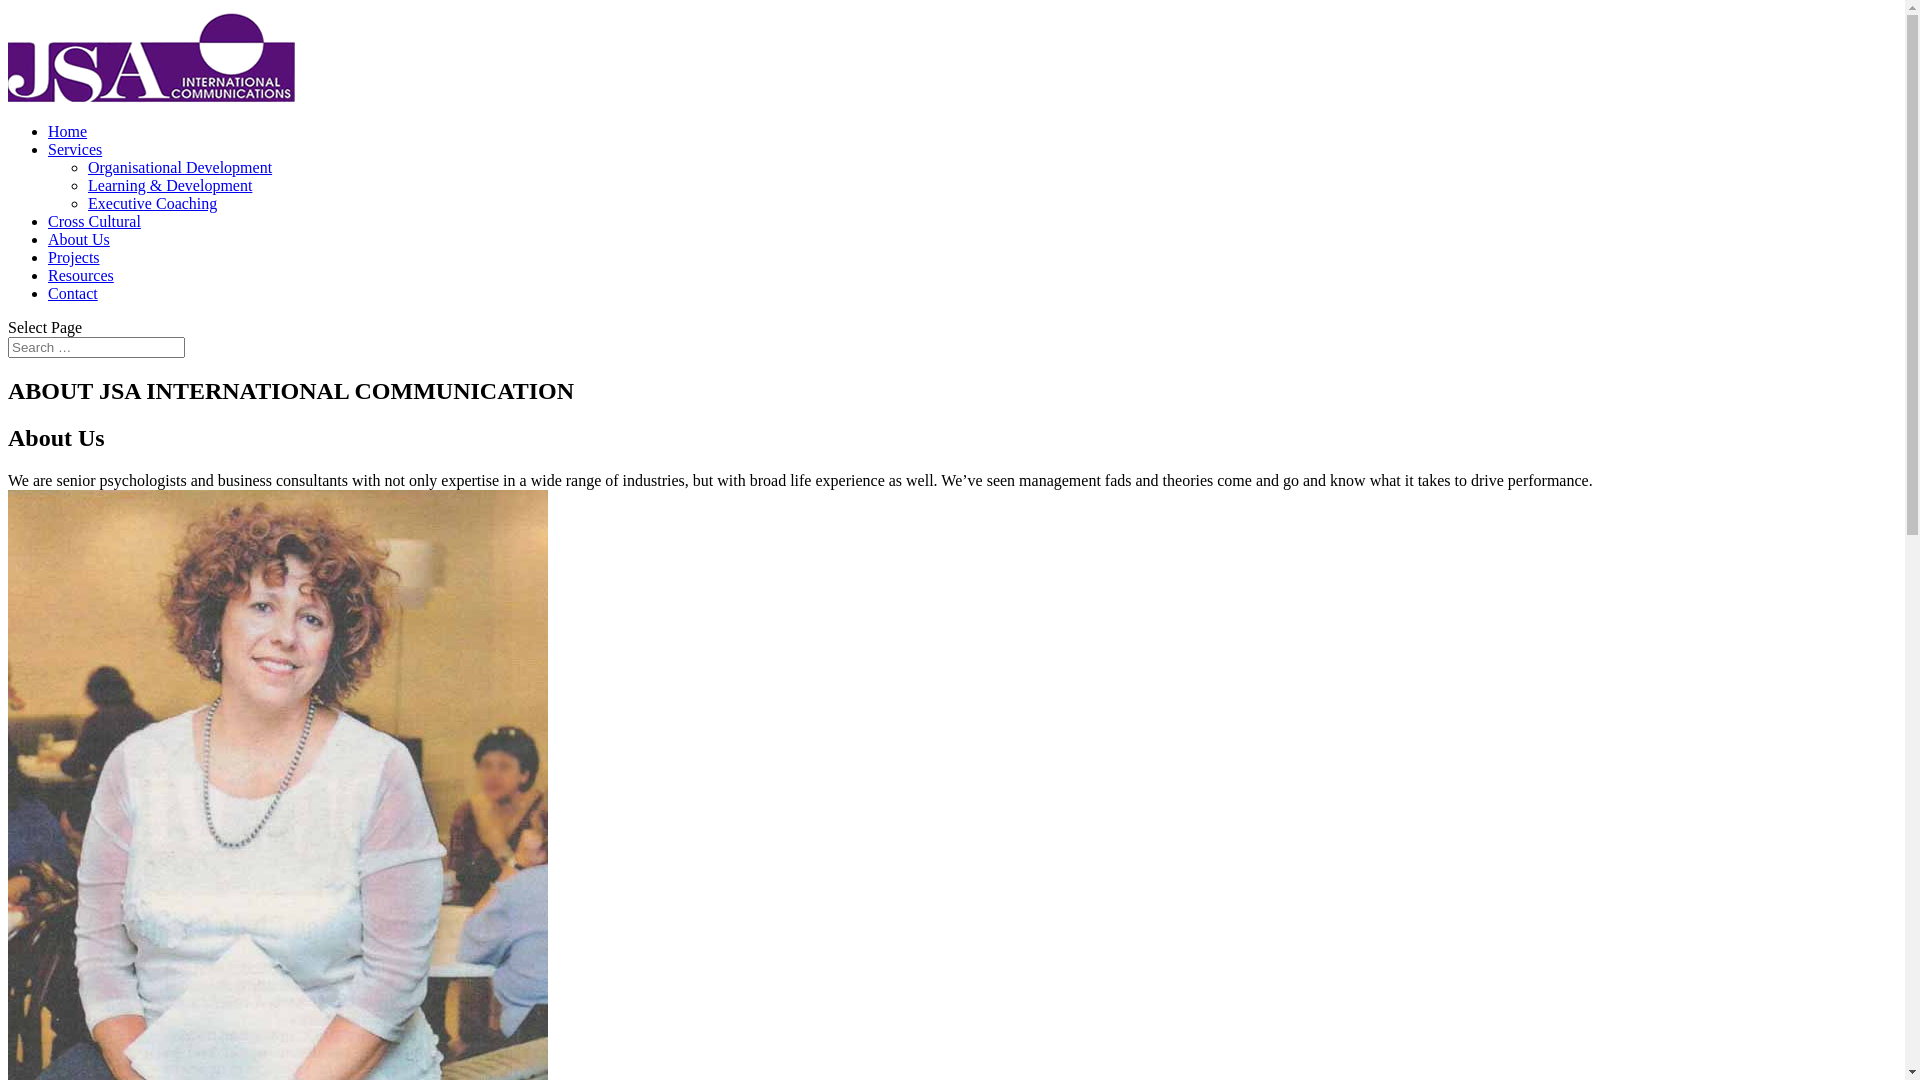 Image resolution: width=1920 pixels, height=1080 pixels. I want to click on 'Projects', so click(73, 256).